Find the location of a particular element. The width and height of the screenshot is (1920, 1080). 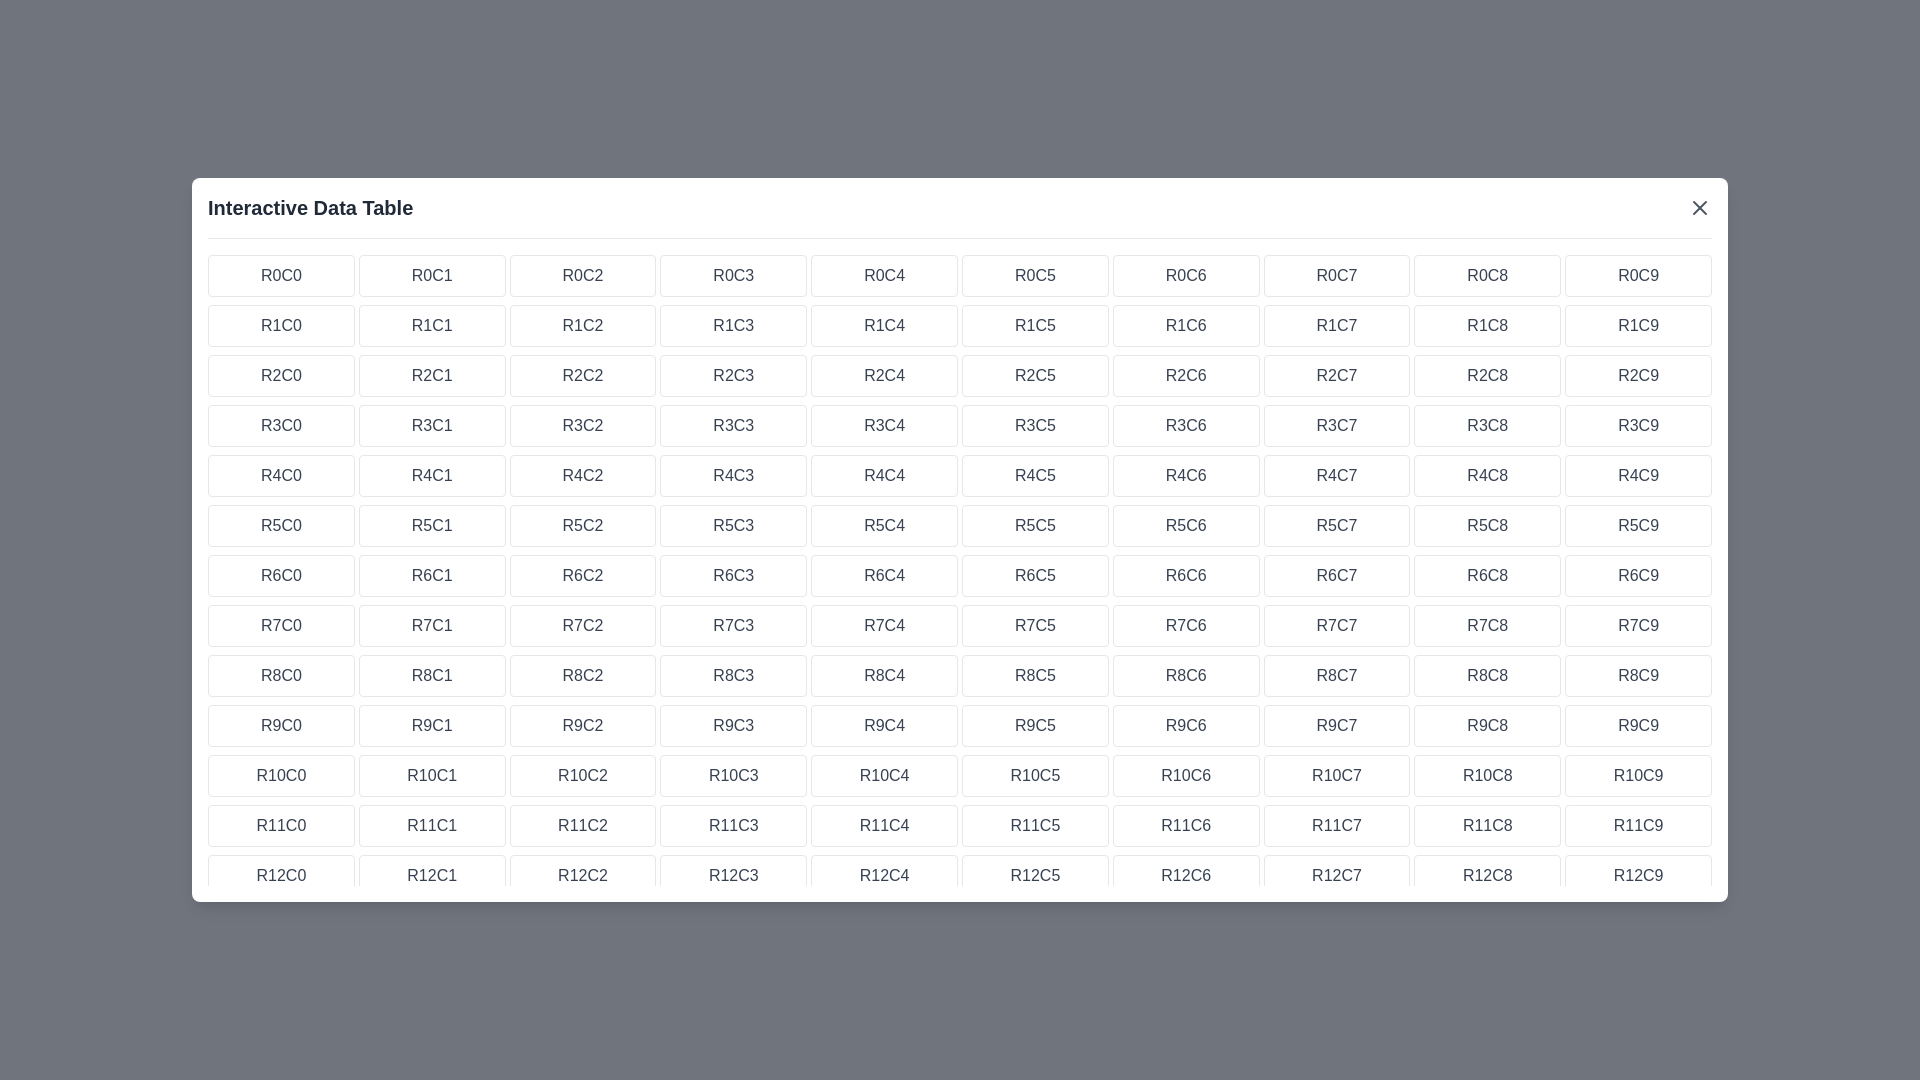

the 'X' button to close the dialog is located at coordinates (1698, 208).